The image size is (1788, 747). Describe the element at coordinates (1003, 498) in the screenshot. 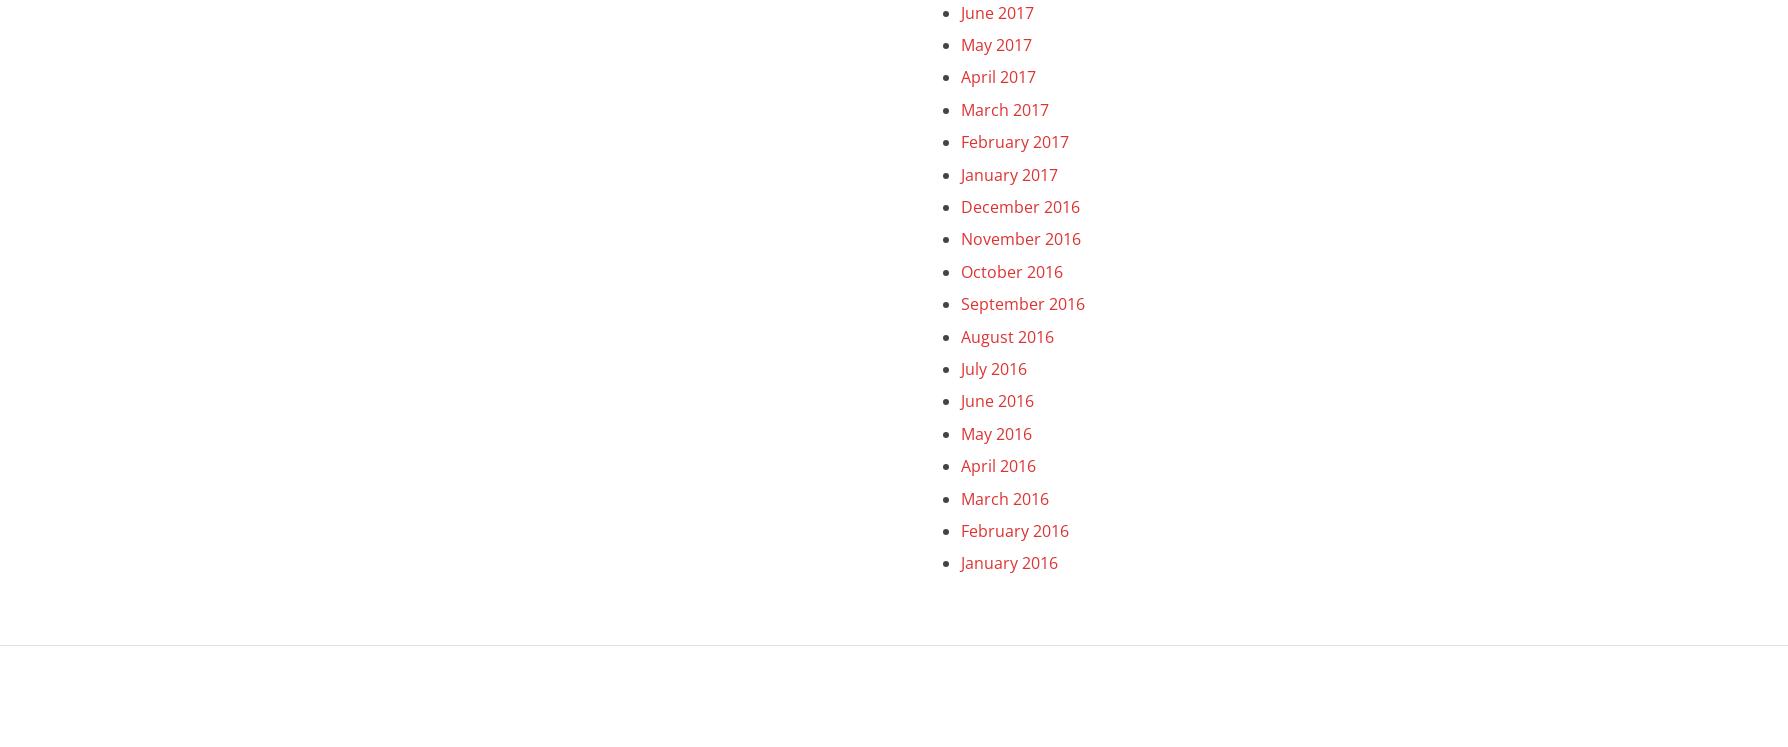

I see `'March 2016'` at that location.